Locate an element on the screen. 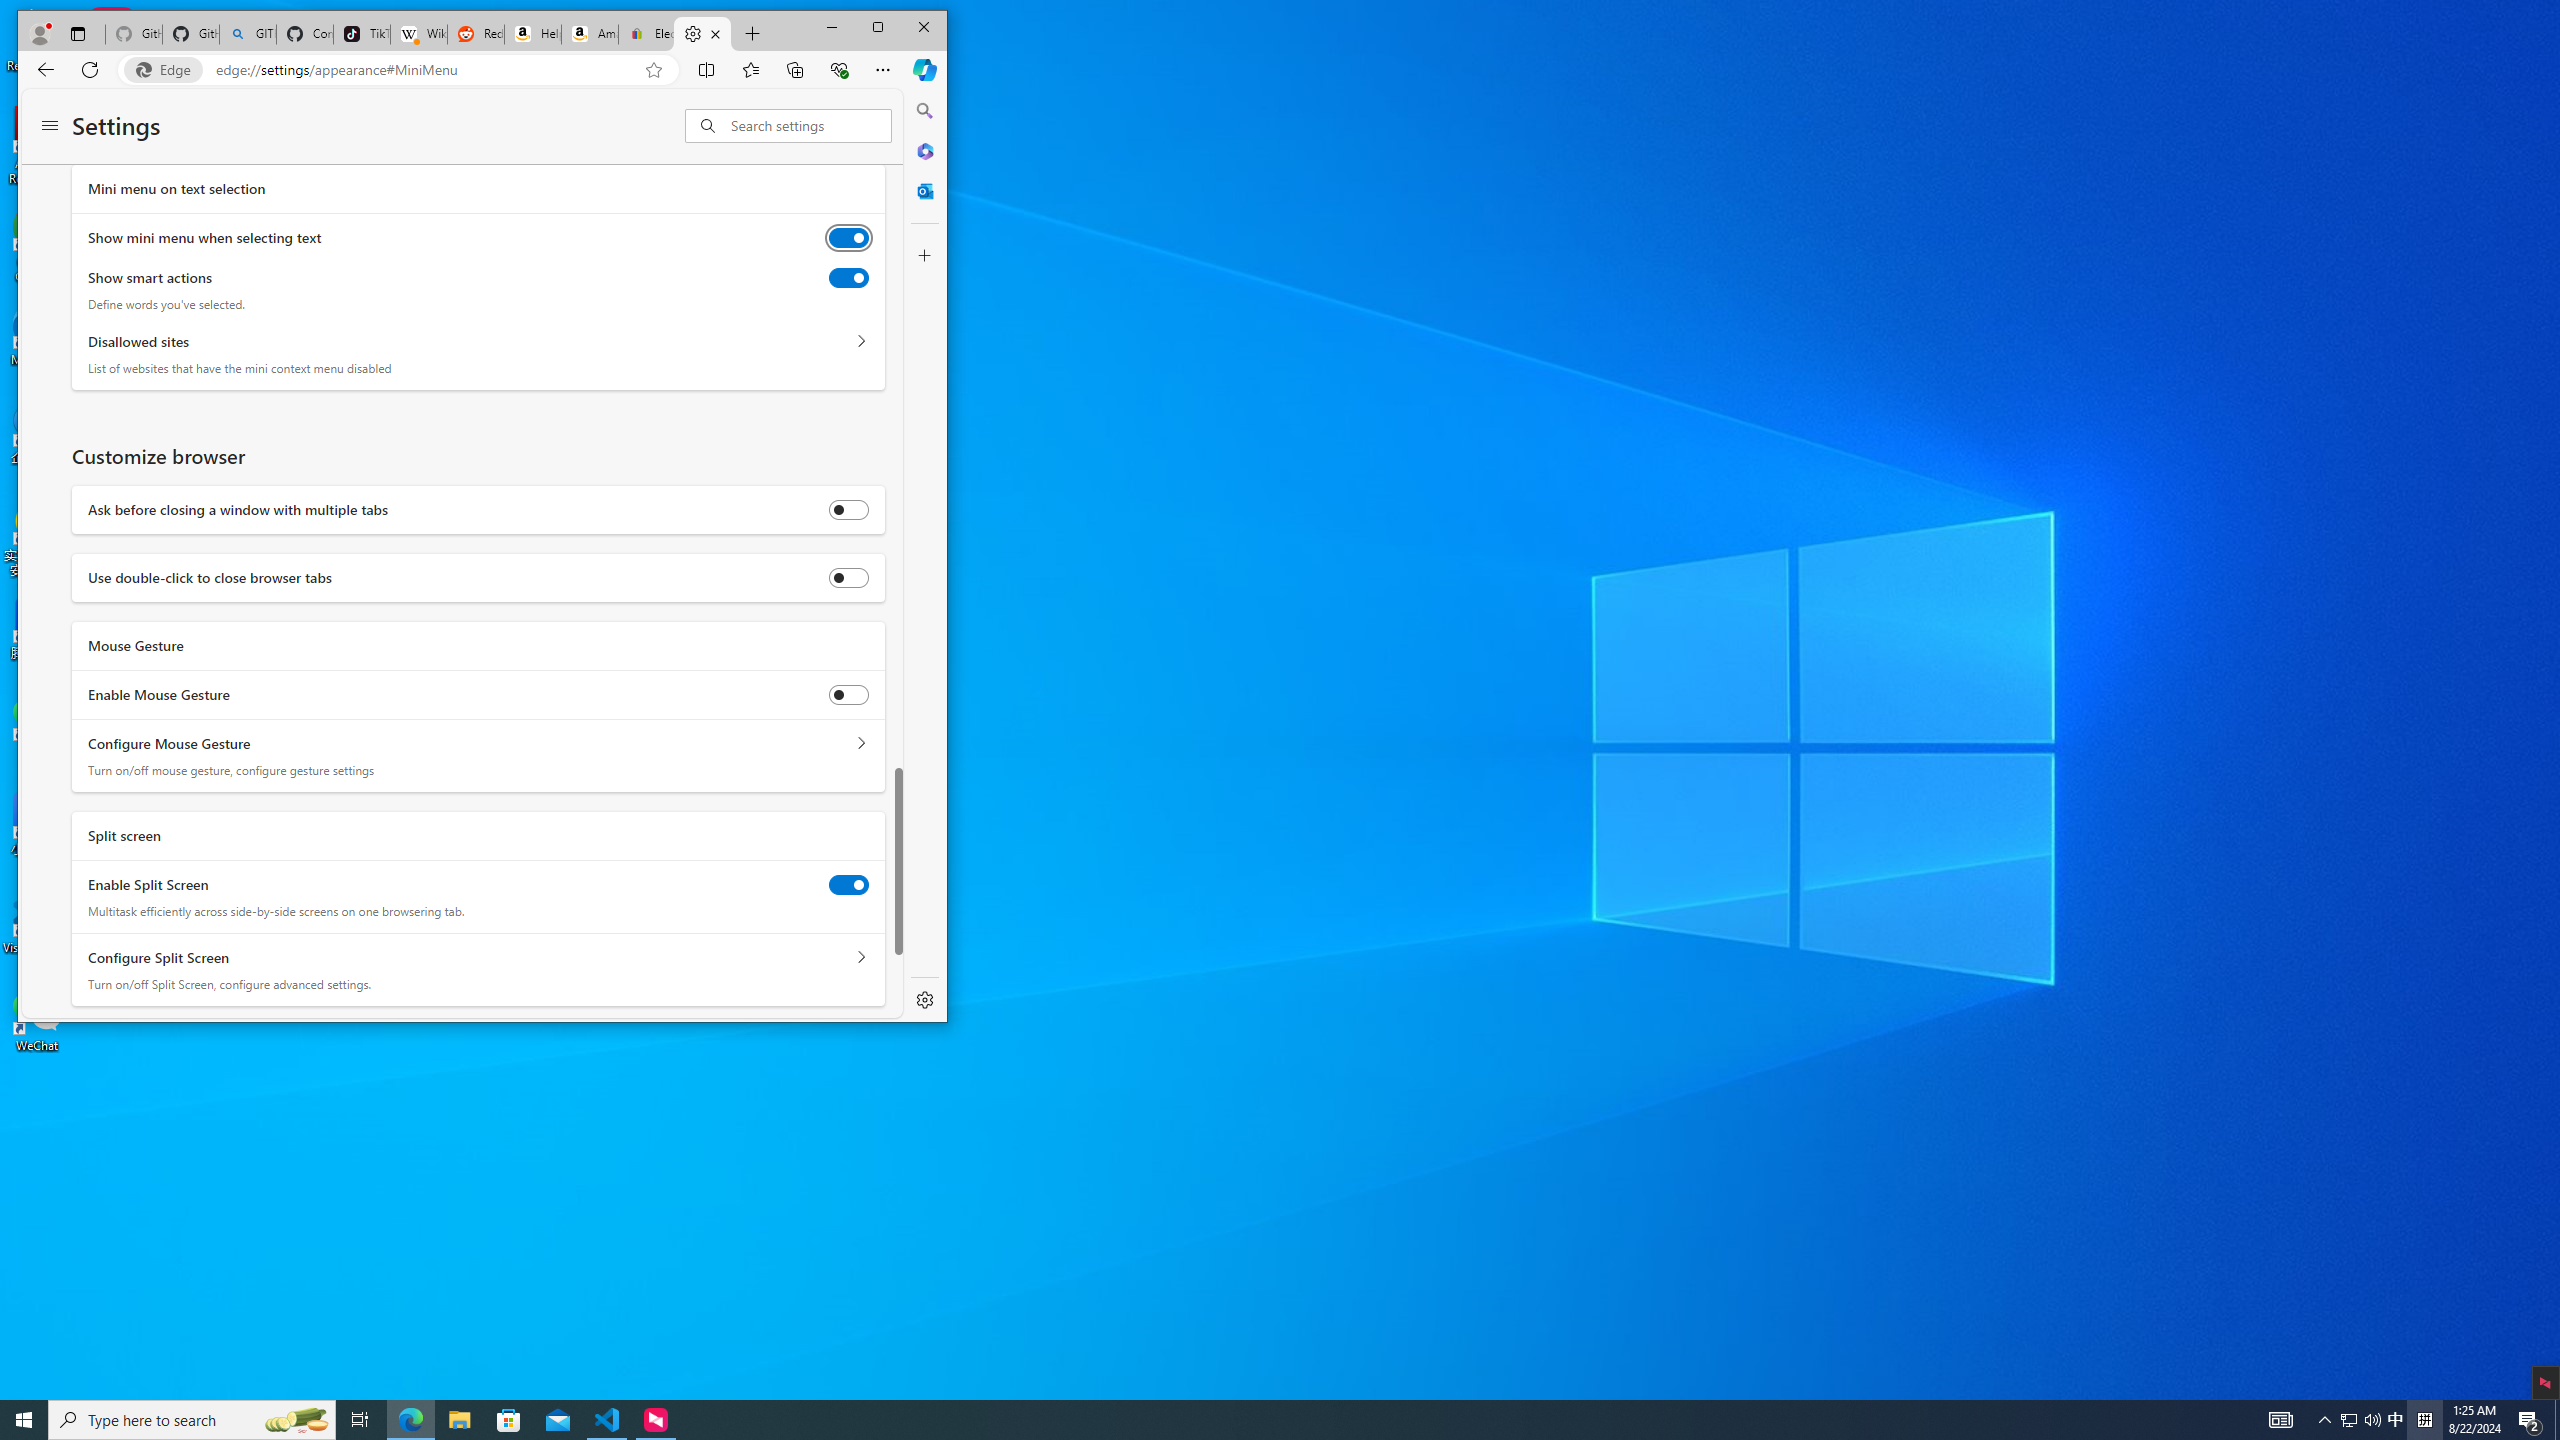 The height and width of the screenshot is (1440, 2560). 'Settings menu' is located at coordinates (48, 126).